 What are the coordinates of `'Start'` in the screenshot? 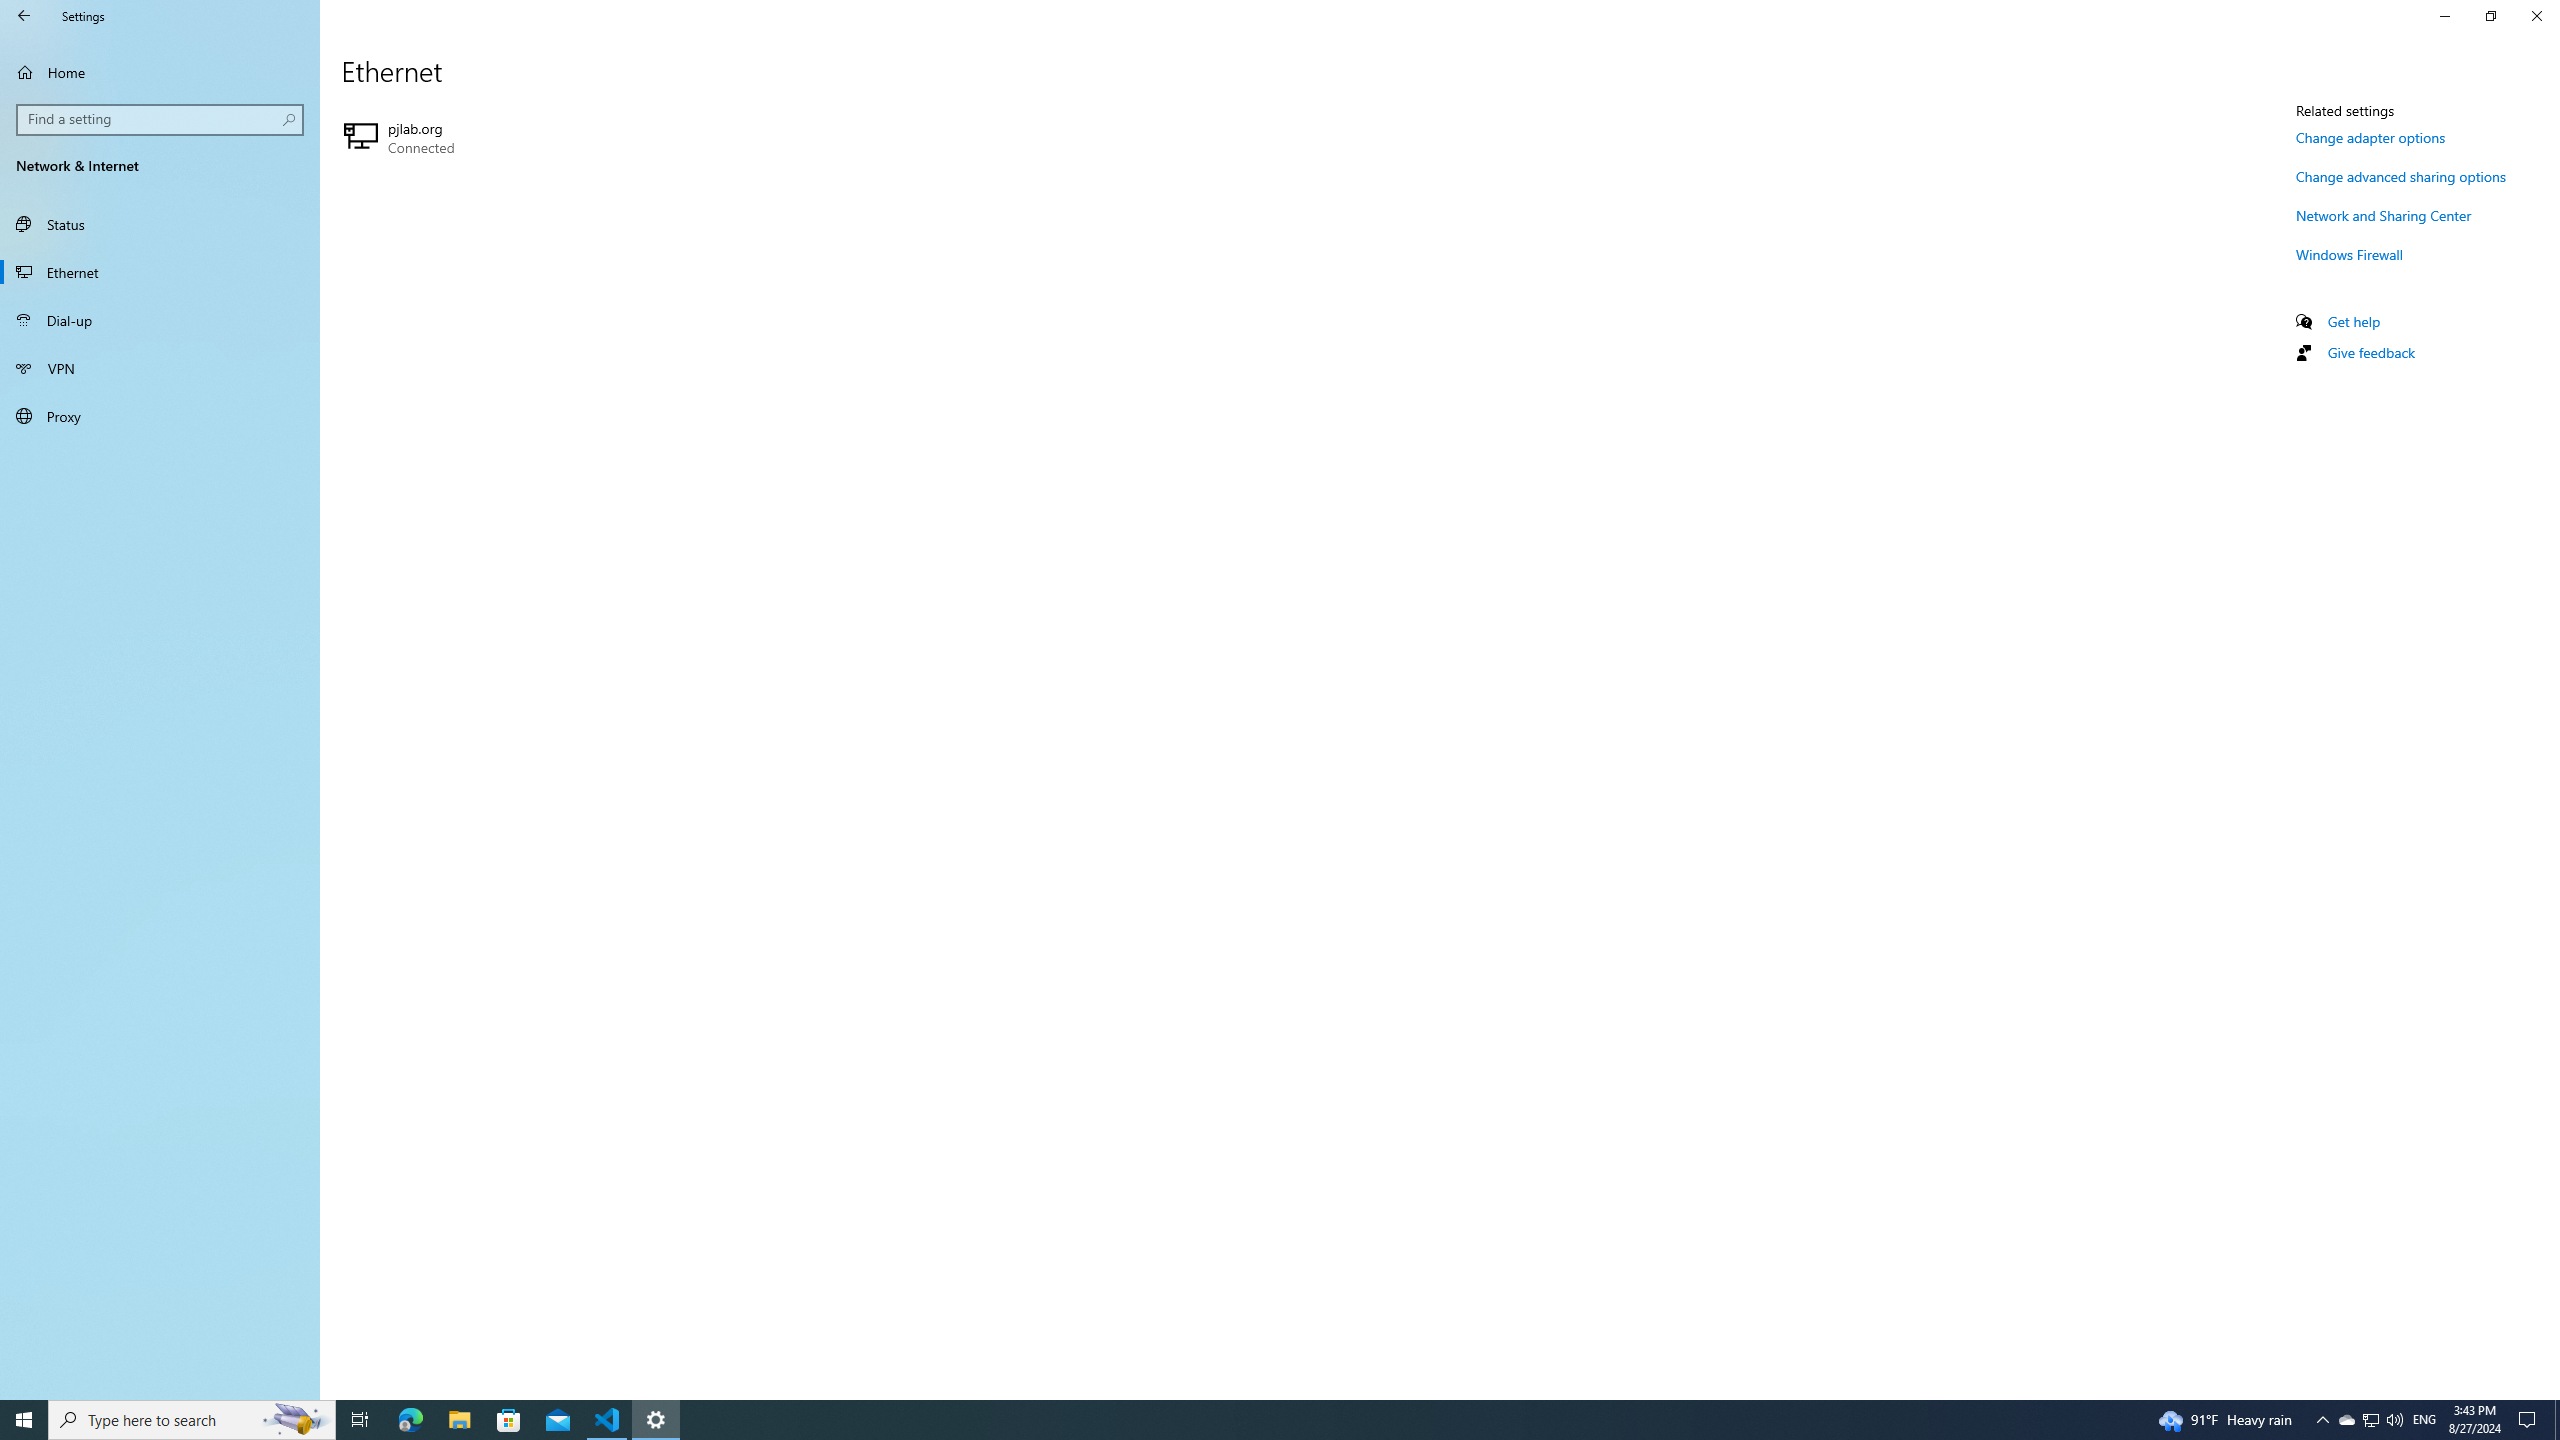 It's located at (24, 1418).